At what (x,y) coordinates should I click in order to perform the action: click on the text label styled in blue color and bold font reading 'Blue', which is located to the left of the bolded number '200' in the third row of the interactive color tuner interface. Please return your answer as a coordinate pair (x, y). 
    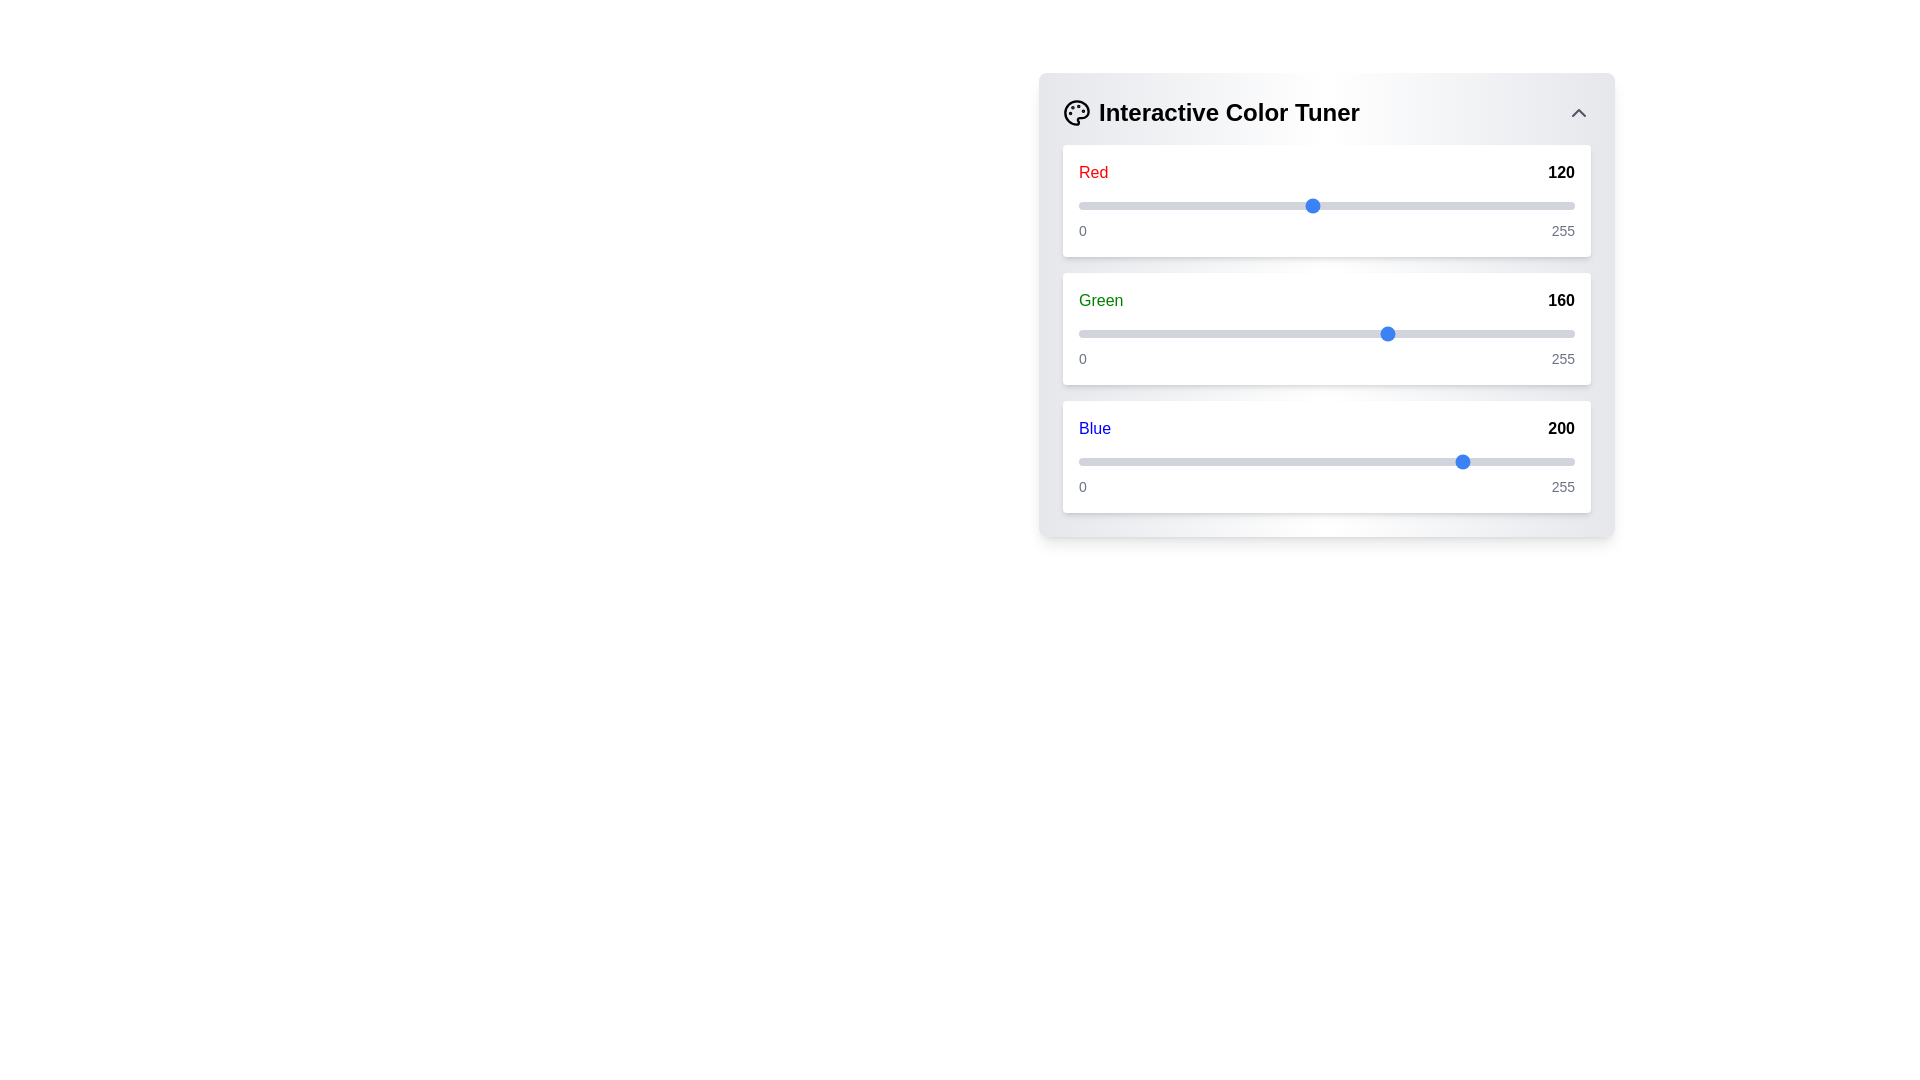
    Looking at the image, I should click on (1093, 427).